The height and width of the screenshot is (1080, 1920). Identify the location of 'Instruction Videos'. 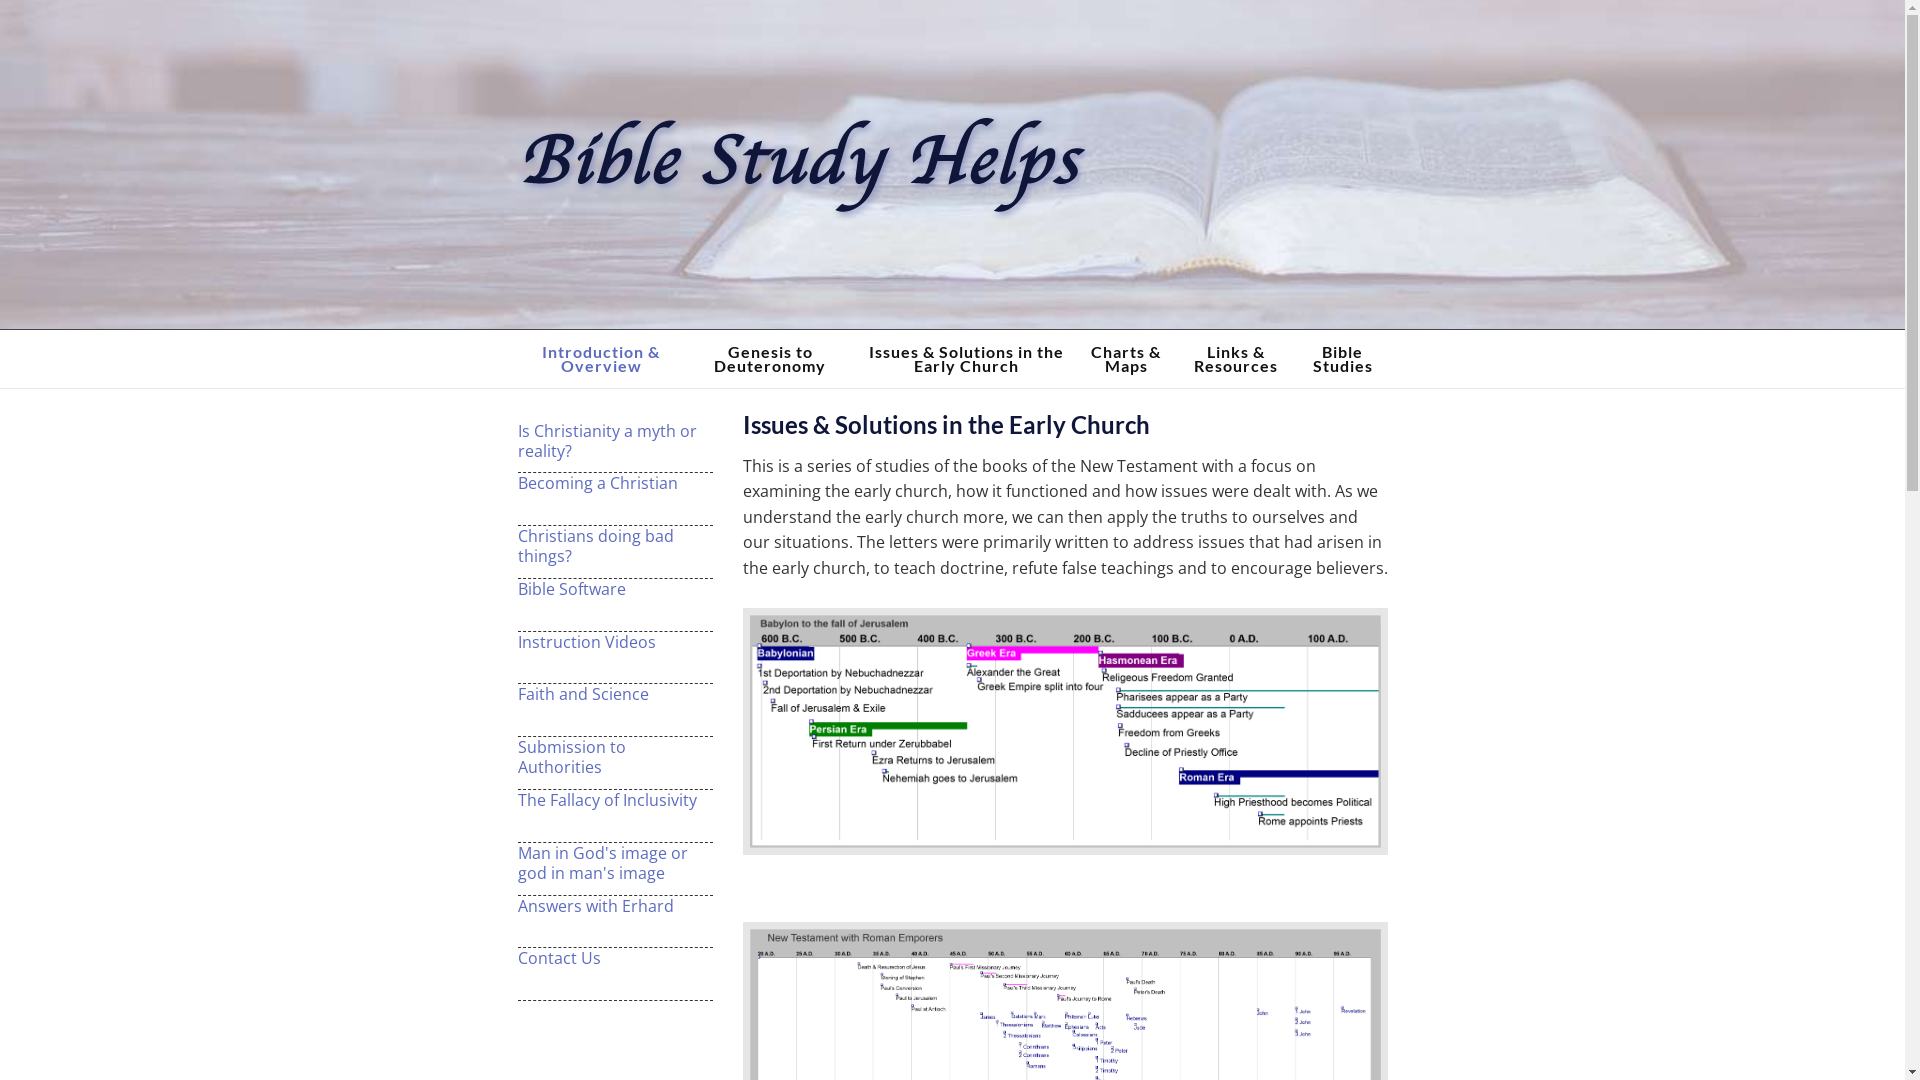
(518, 641).